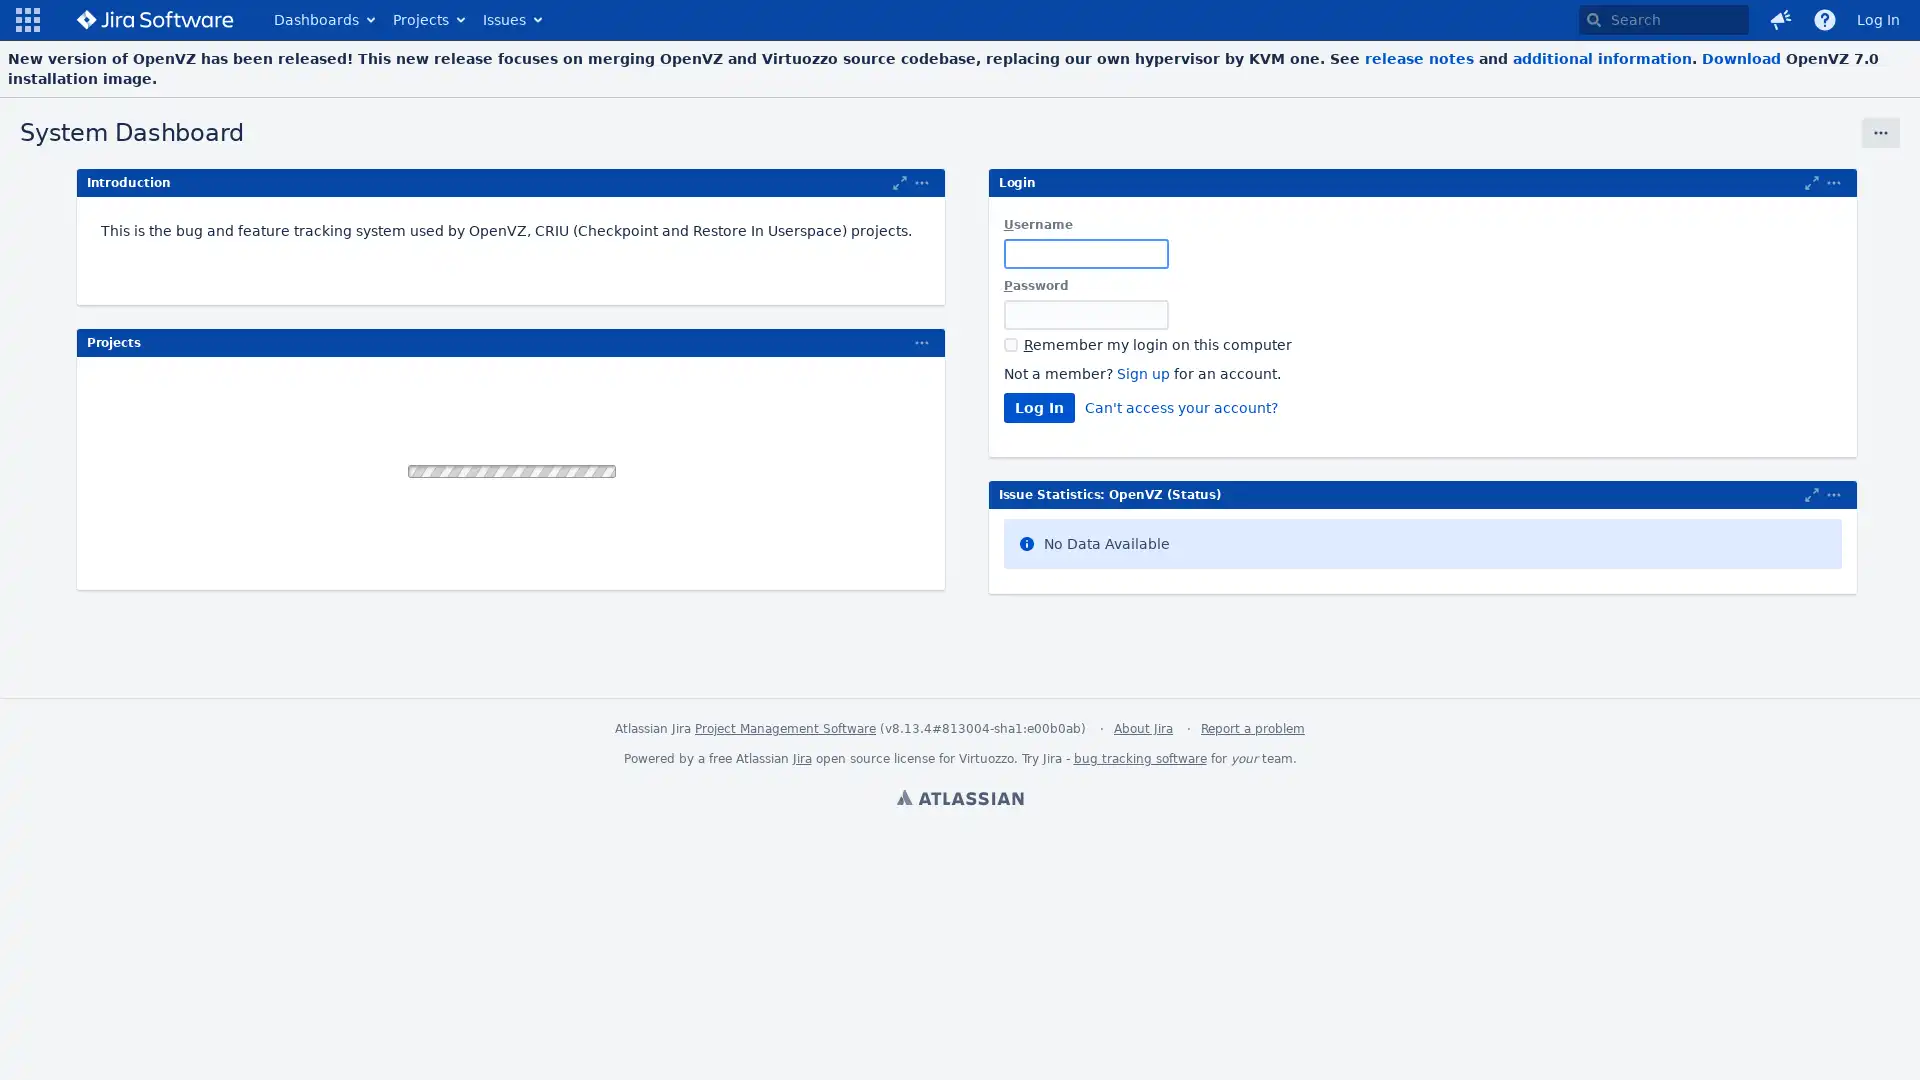 This screenshot has width=1920, height=1080. Describe the element at coordinates (1833, 494) in the screenshot. I see `Maximize` at that location.